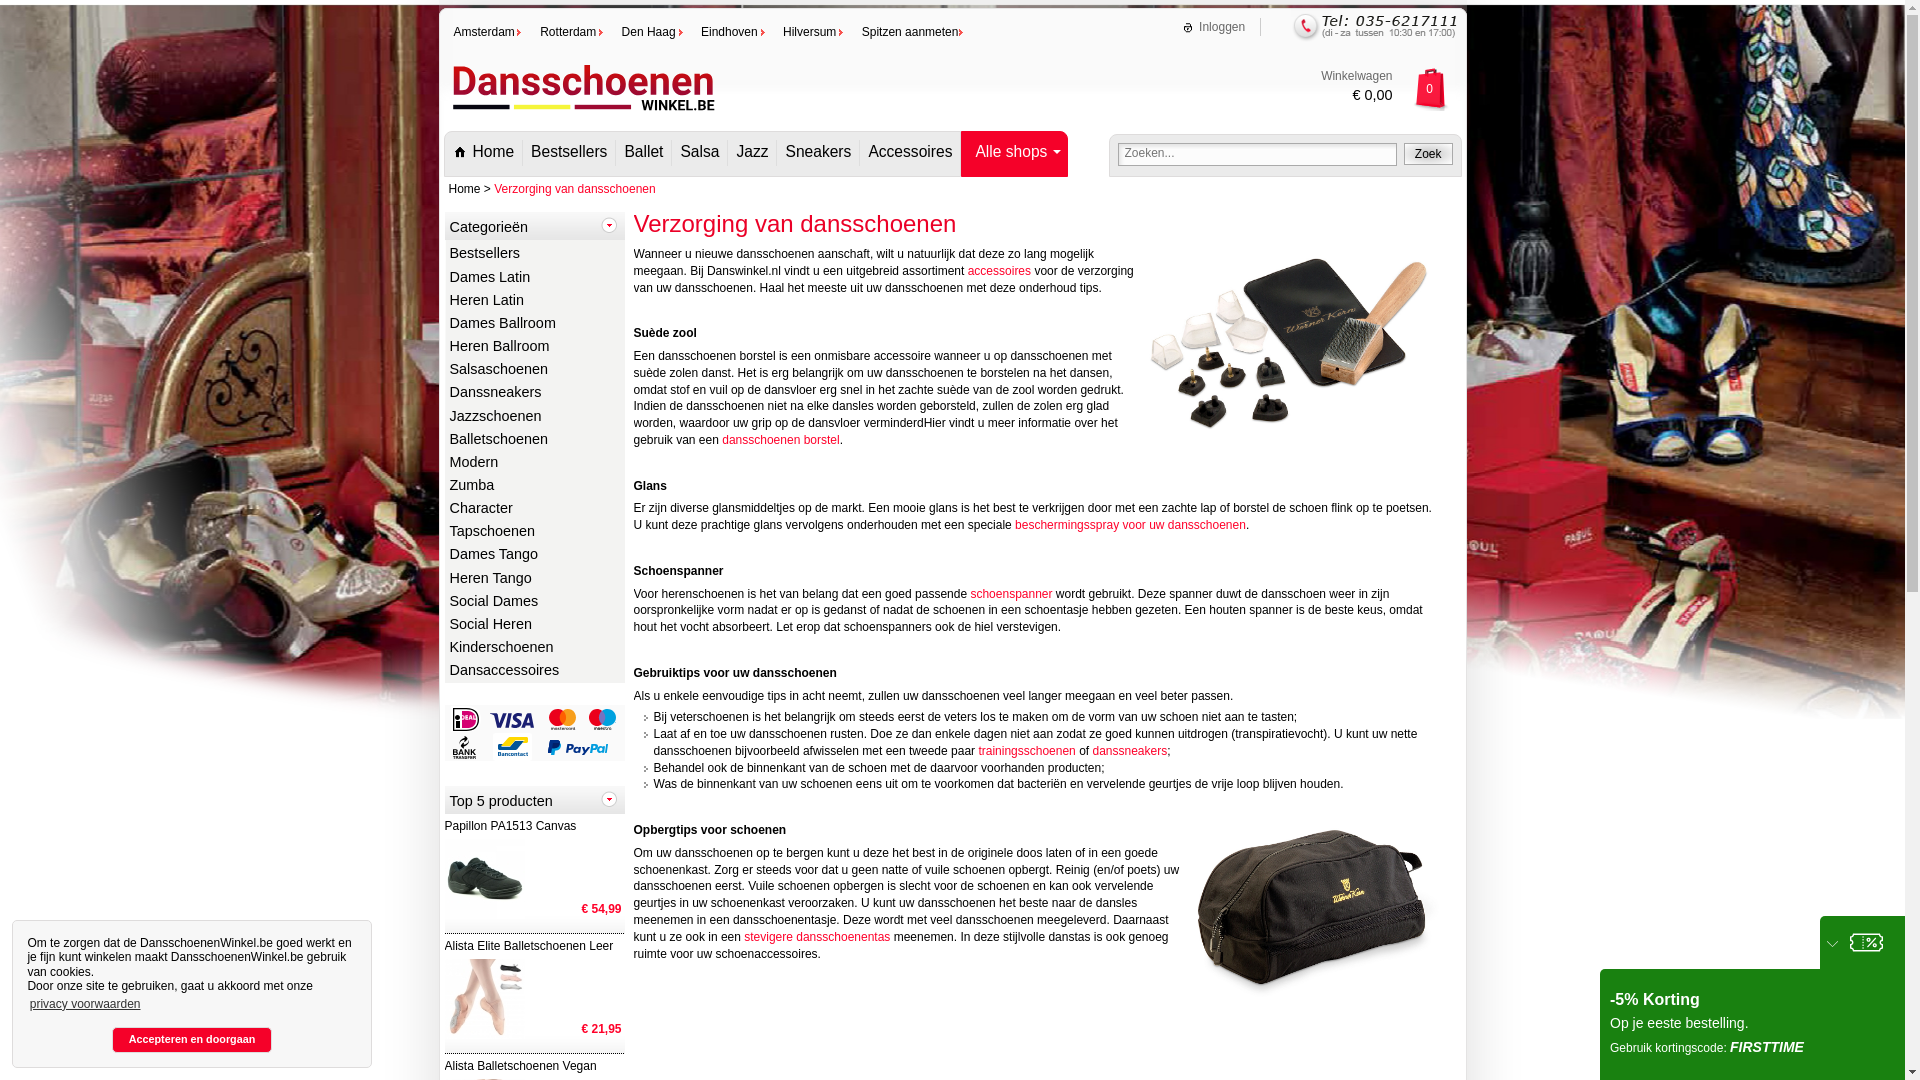 The height and width of the screenshot is (1080, 1920). I want to click on 'Salsaschoenen', so click(533, 370).